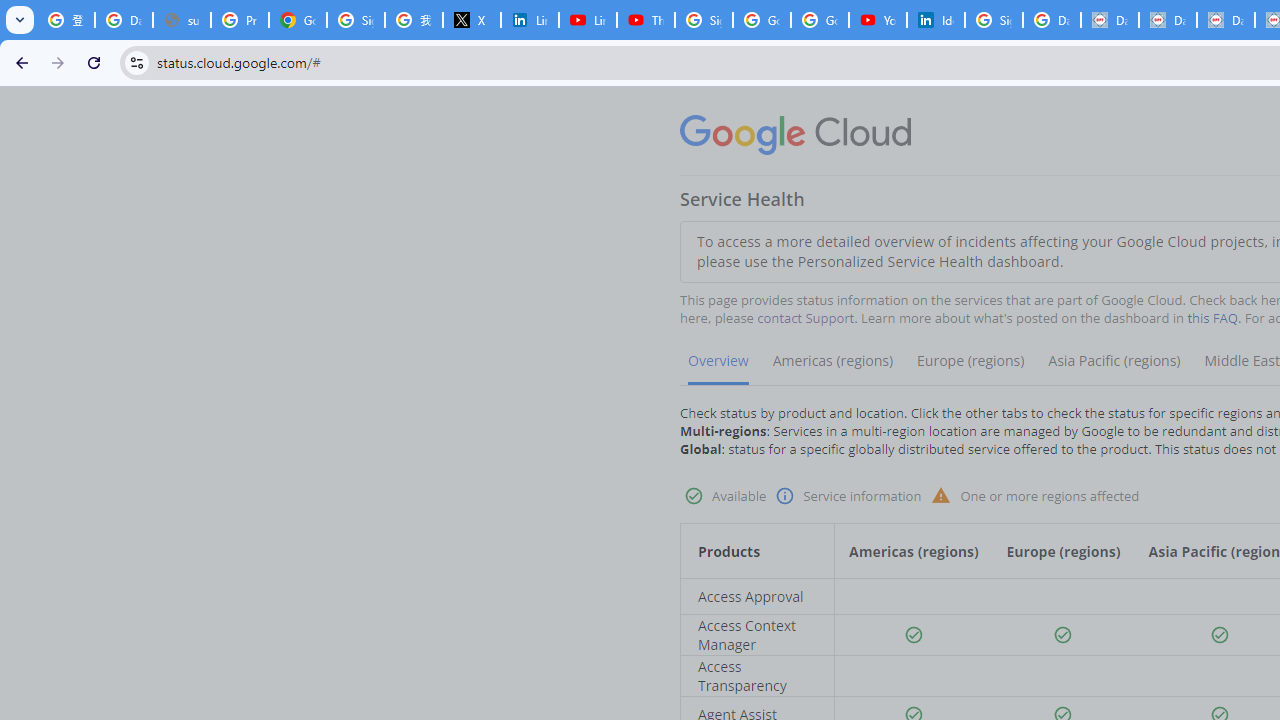 The image size is (1280, 720). What do you see at coordinates (993, 20) in the screenshot?
I see `'Sign in - Google Accounts'` at bounding box center [993, 20].